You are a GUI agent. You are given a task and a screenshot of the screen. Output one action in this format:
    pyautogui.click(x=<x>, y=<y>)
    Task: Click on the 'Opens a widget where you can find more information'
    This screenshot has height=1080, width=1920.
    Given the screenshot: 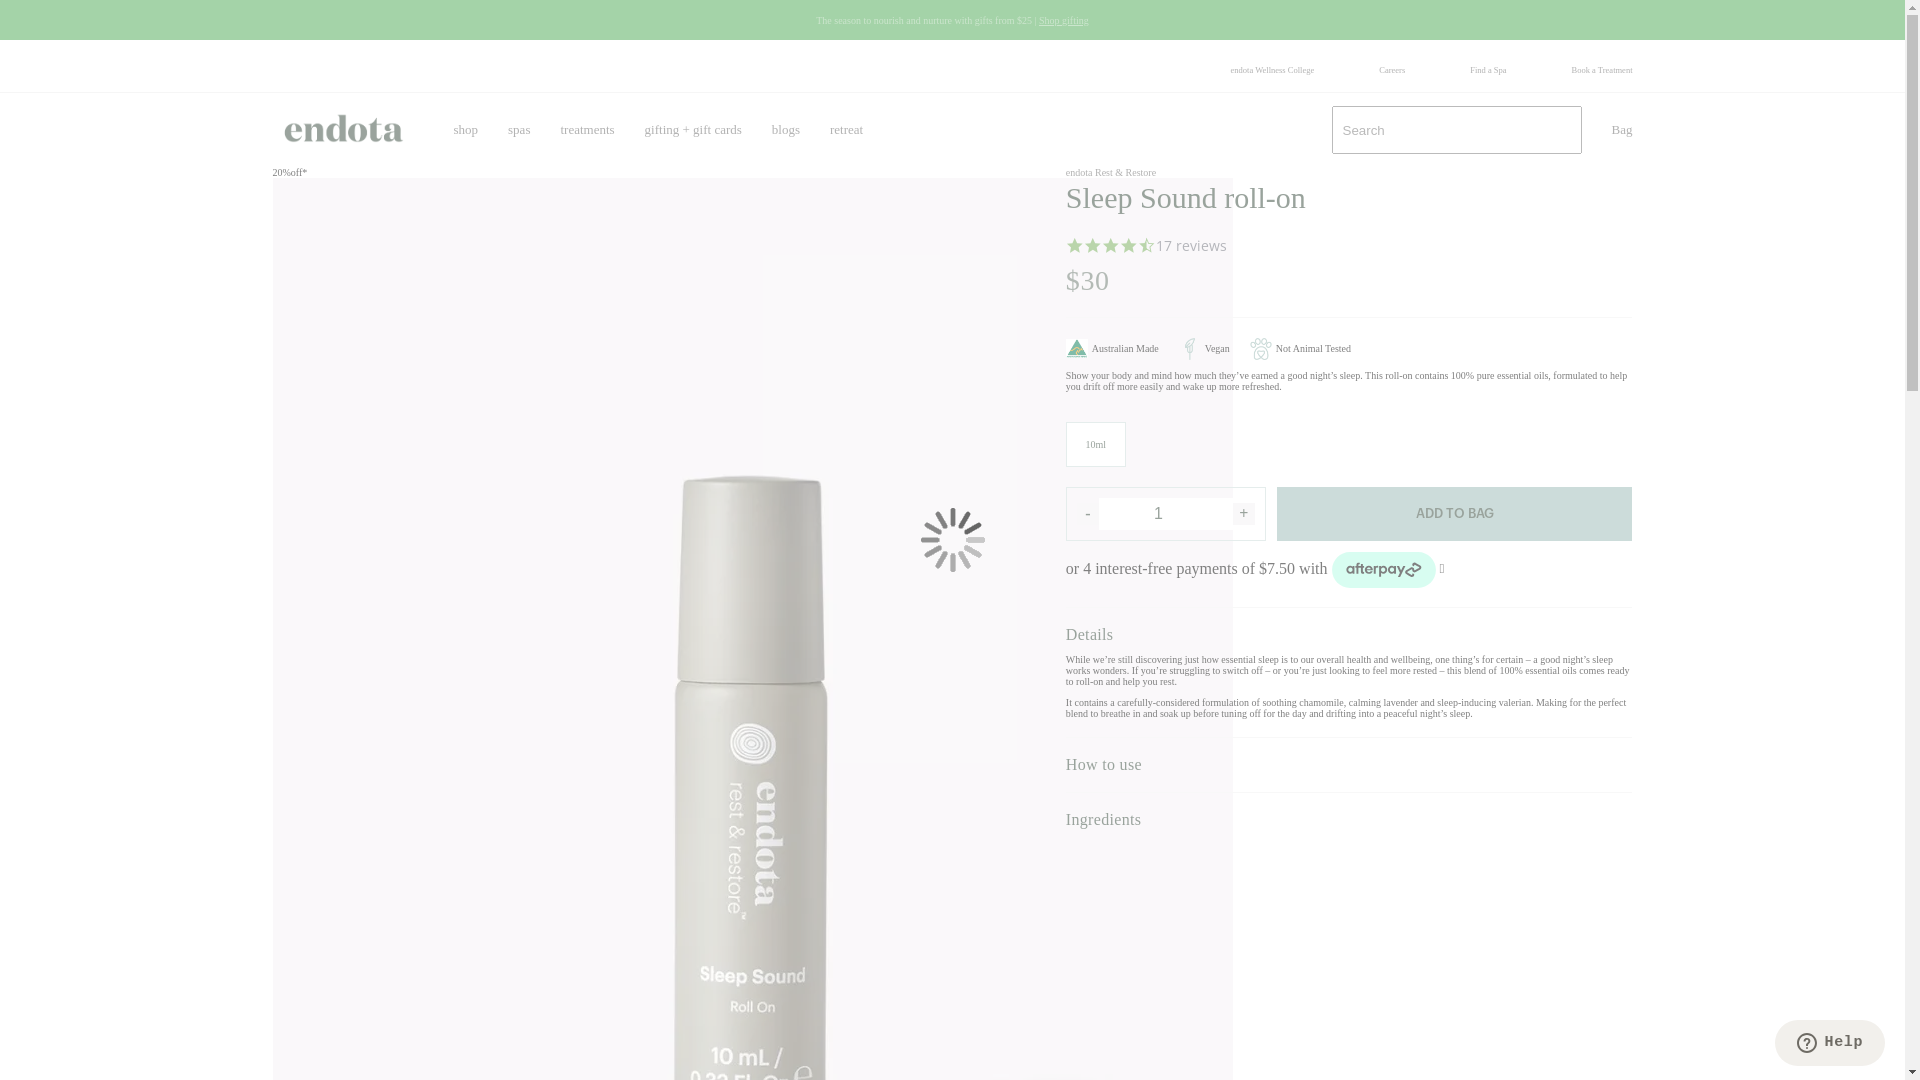 What is the action you would take?
    pyautogui.click(x=1829, y=1044)
    